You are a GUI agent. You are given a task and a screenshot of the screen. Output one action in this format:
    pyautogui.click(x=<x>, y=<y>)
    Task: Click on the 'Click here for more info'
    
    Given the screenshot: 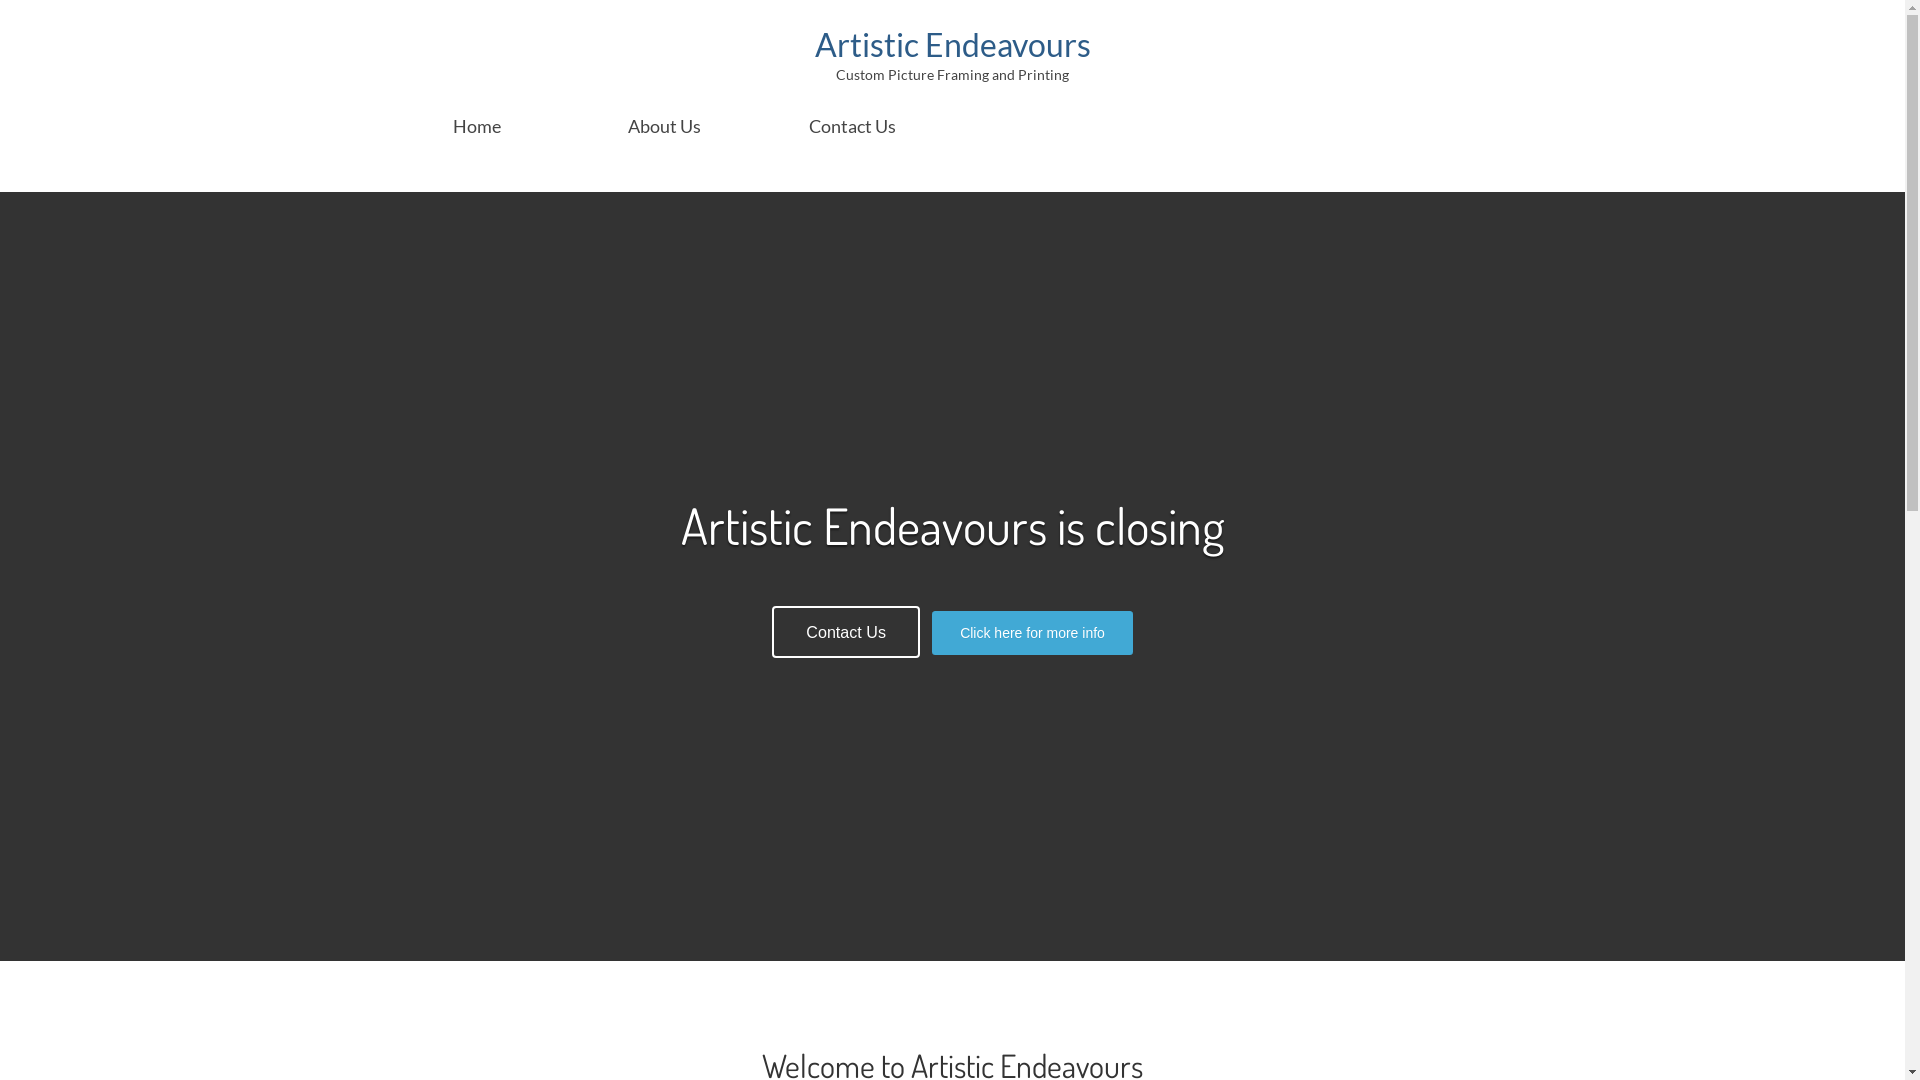 What is the action you would take?
    pyautogui.click(x=1032, y=632)
    